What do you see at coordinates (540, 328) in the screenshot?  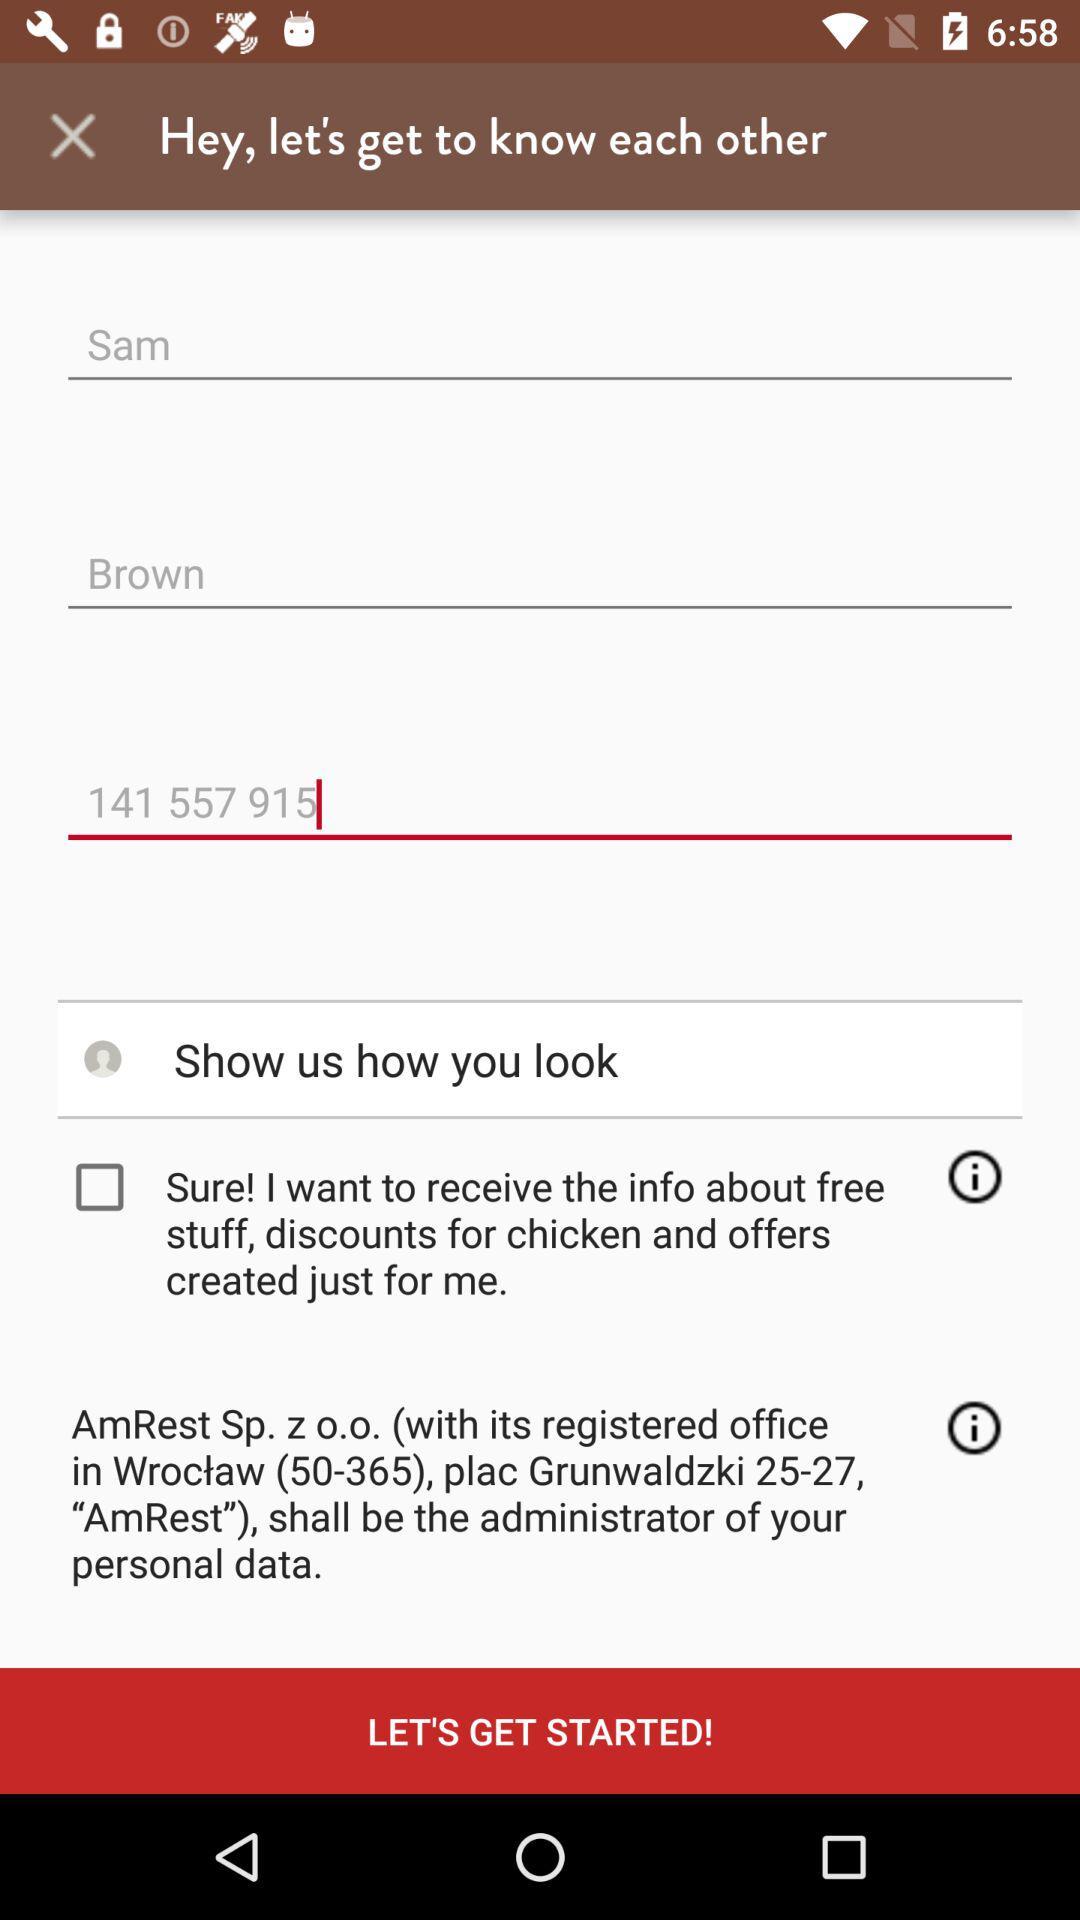 I see `sam item` at bounding box center [540, 328].